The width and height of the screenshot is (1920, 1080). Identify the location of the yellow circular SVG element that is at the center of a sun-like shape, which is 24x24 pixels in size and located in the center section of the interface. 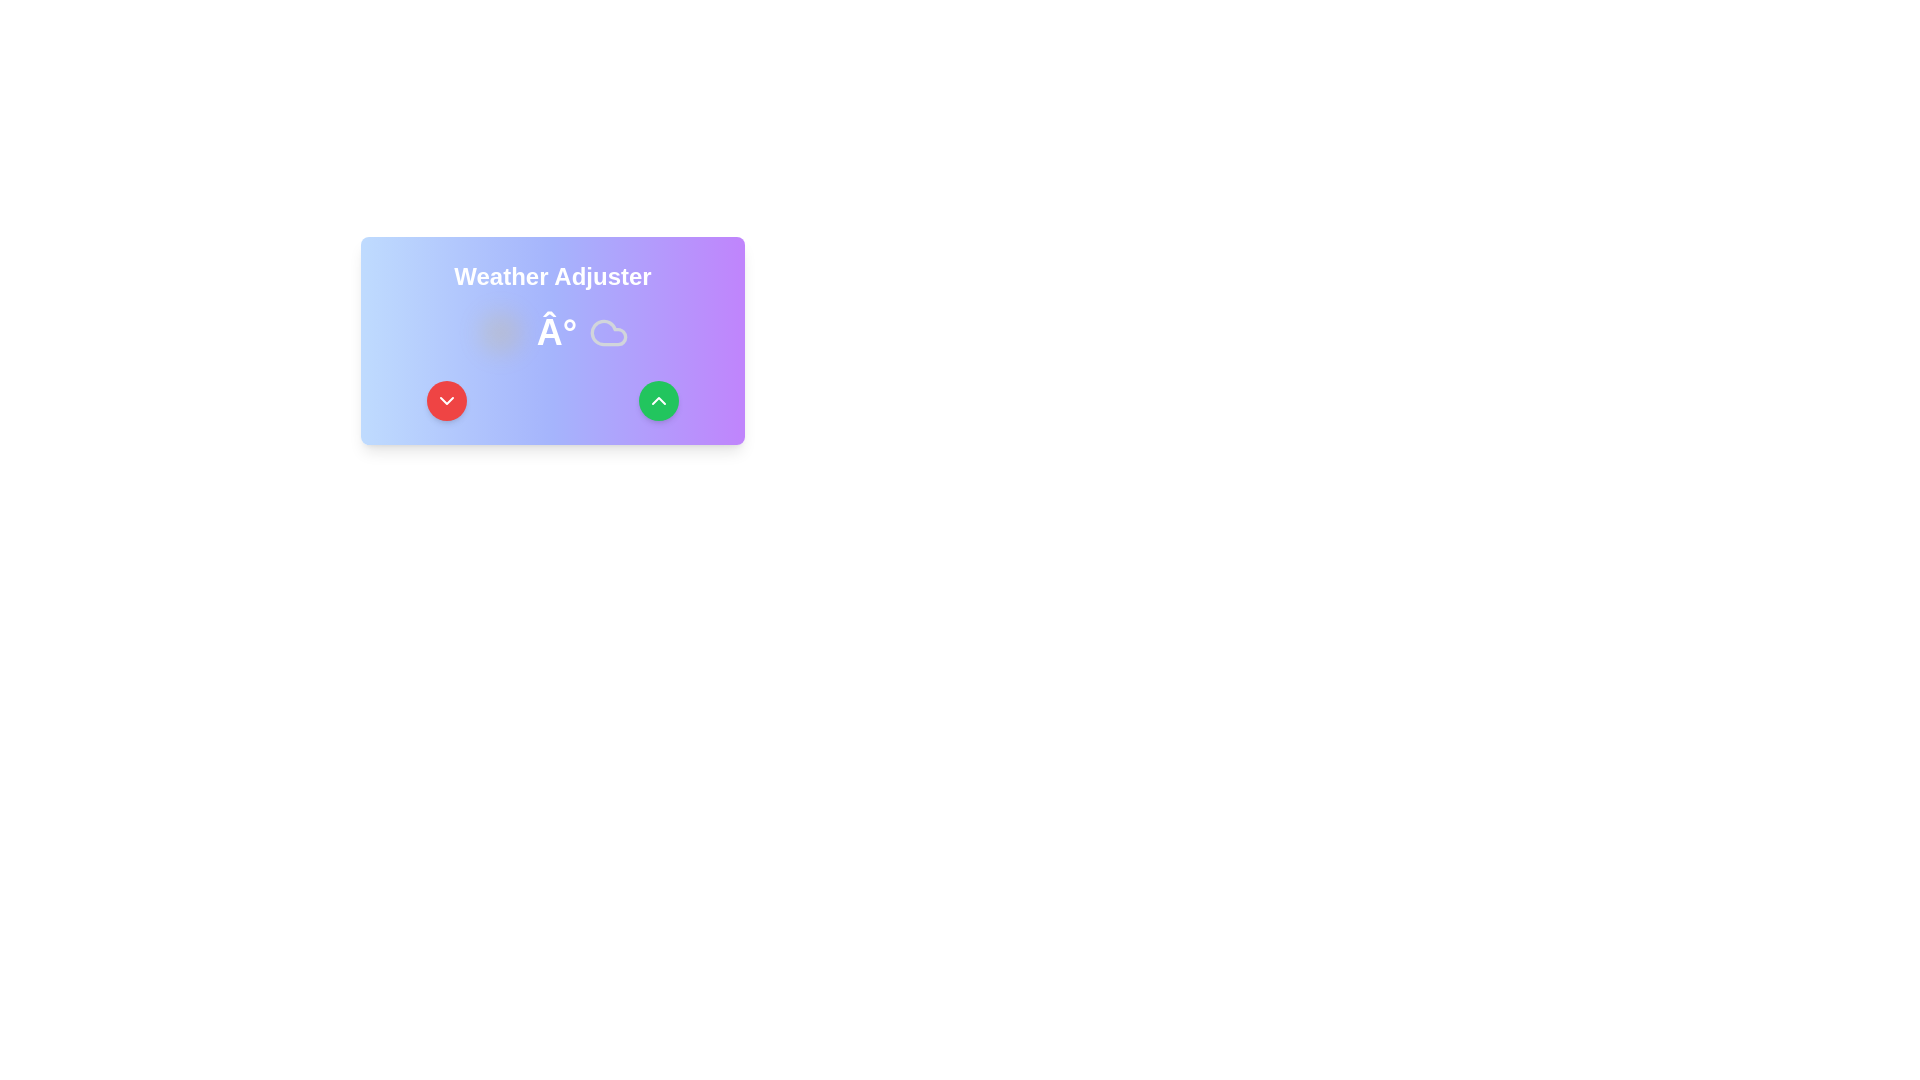
(500, 331).